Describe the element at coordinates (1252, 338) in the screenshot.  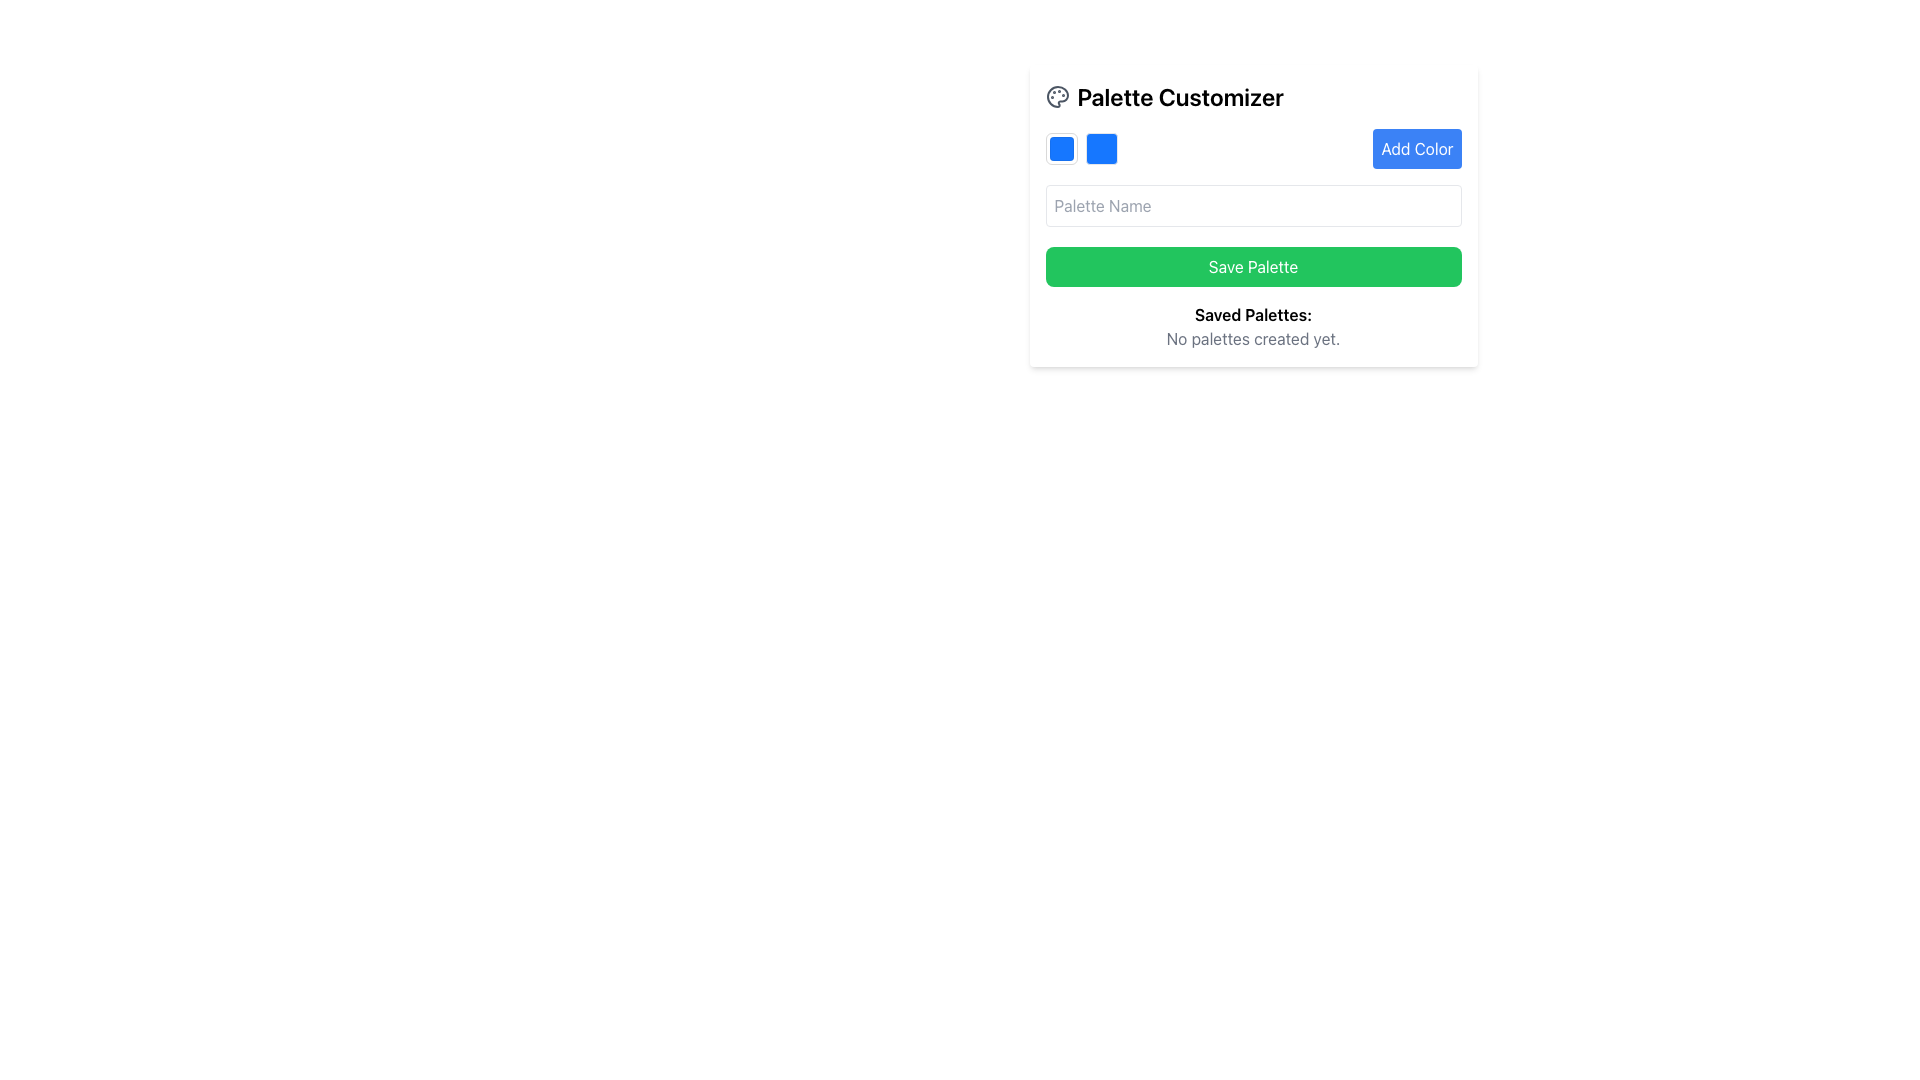
I see `the static text indicating that there are currently no saved palettes, positioned directly below the 'Saved Palettes:' header` at that location.